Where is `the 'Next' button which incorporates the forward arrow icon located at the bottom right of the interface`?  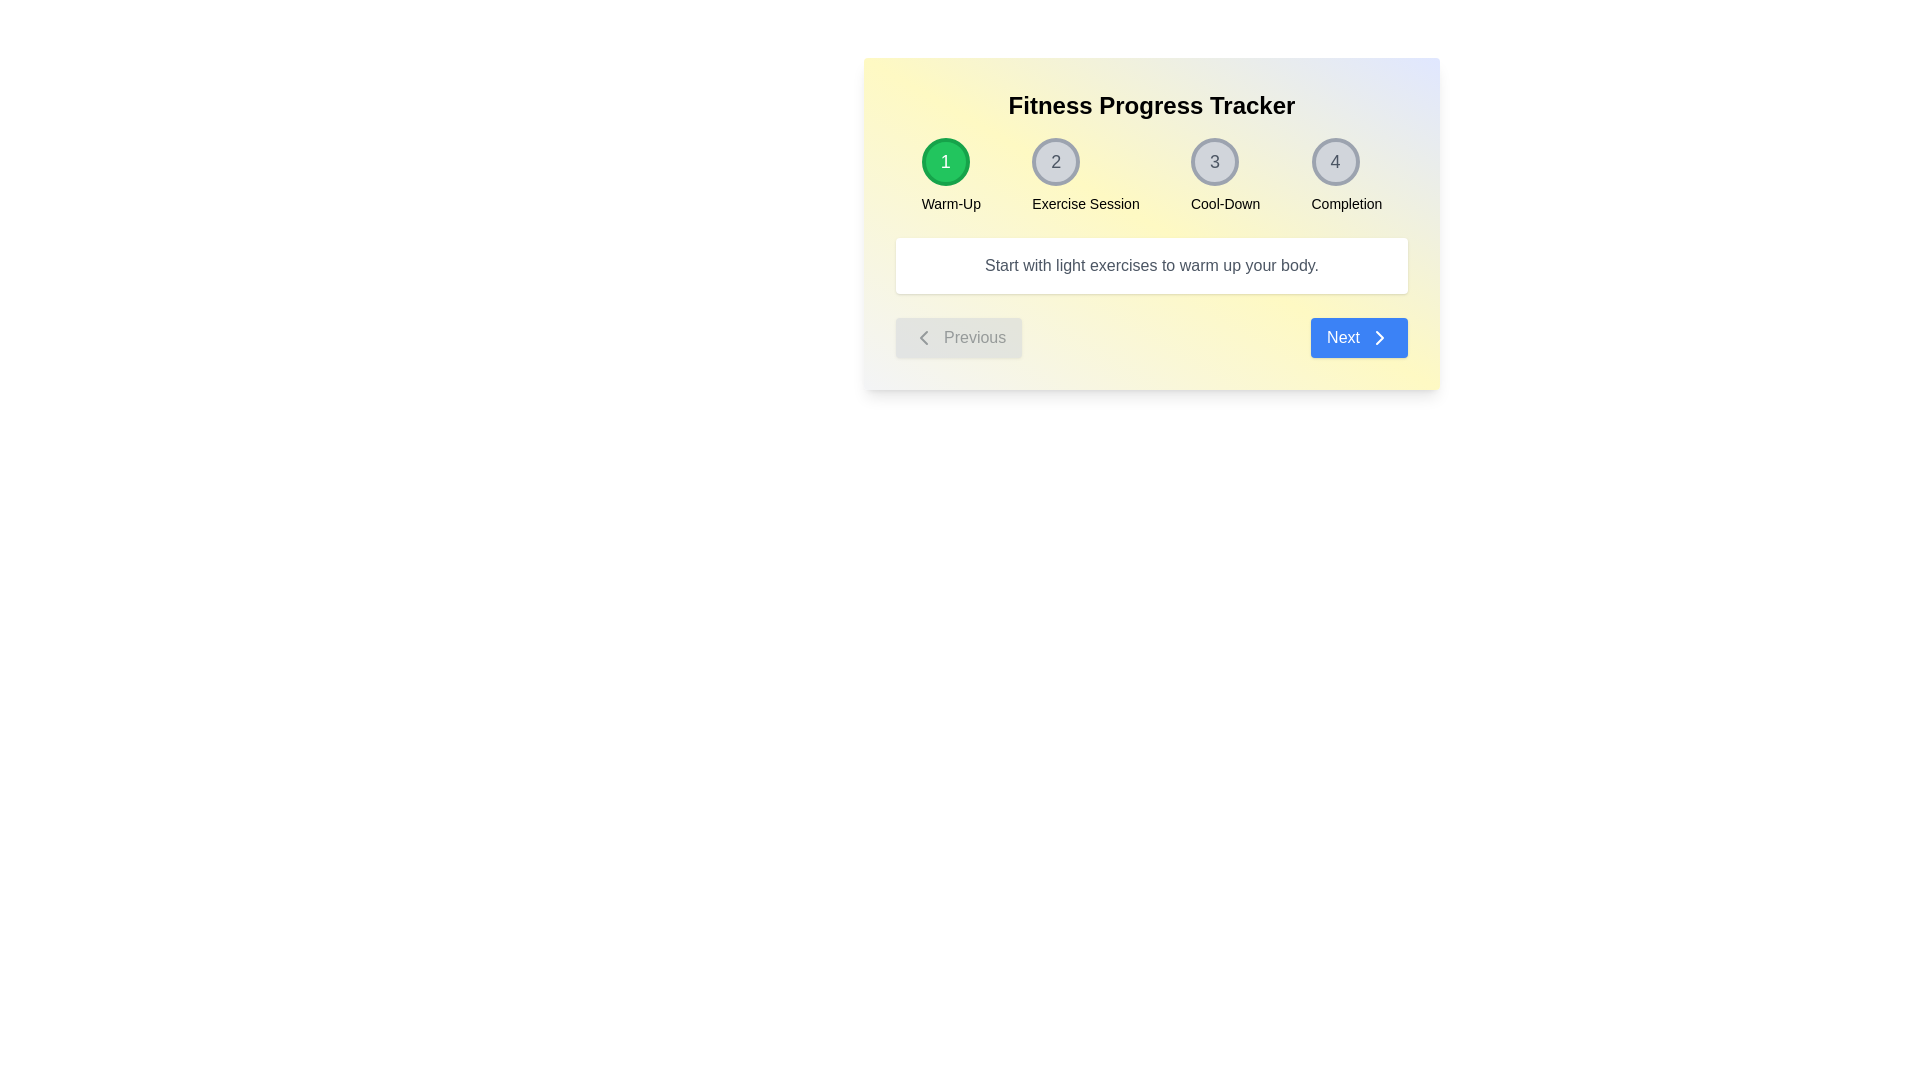
the 'Next' button which incorporates the forward arrow icon located at the bottom right of the interface is located at coordinates (1379, 337).